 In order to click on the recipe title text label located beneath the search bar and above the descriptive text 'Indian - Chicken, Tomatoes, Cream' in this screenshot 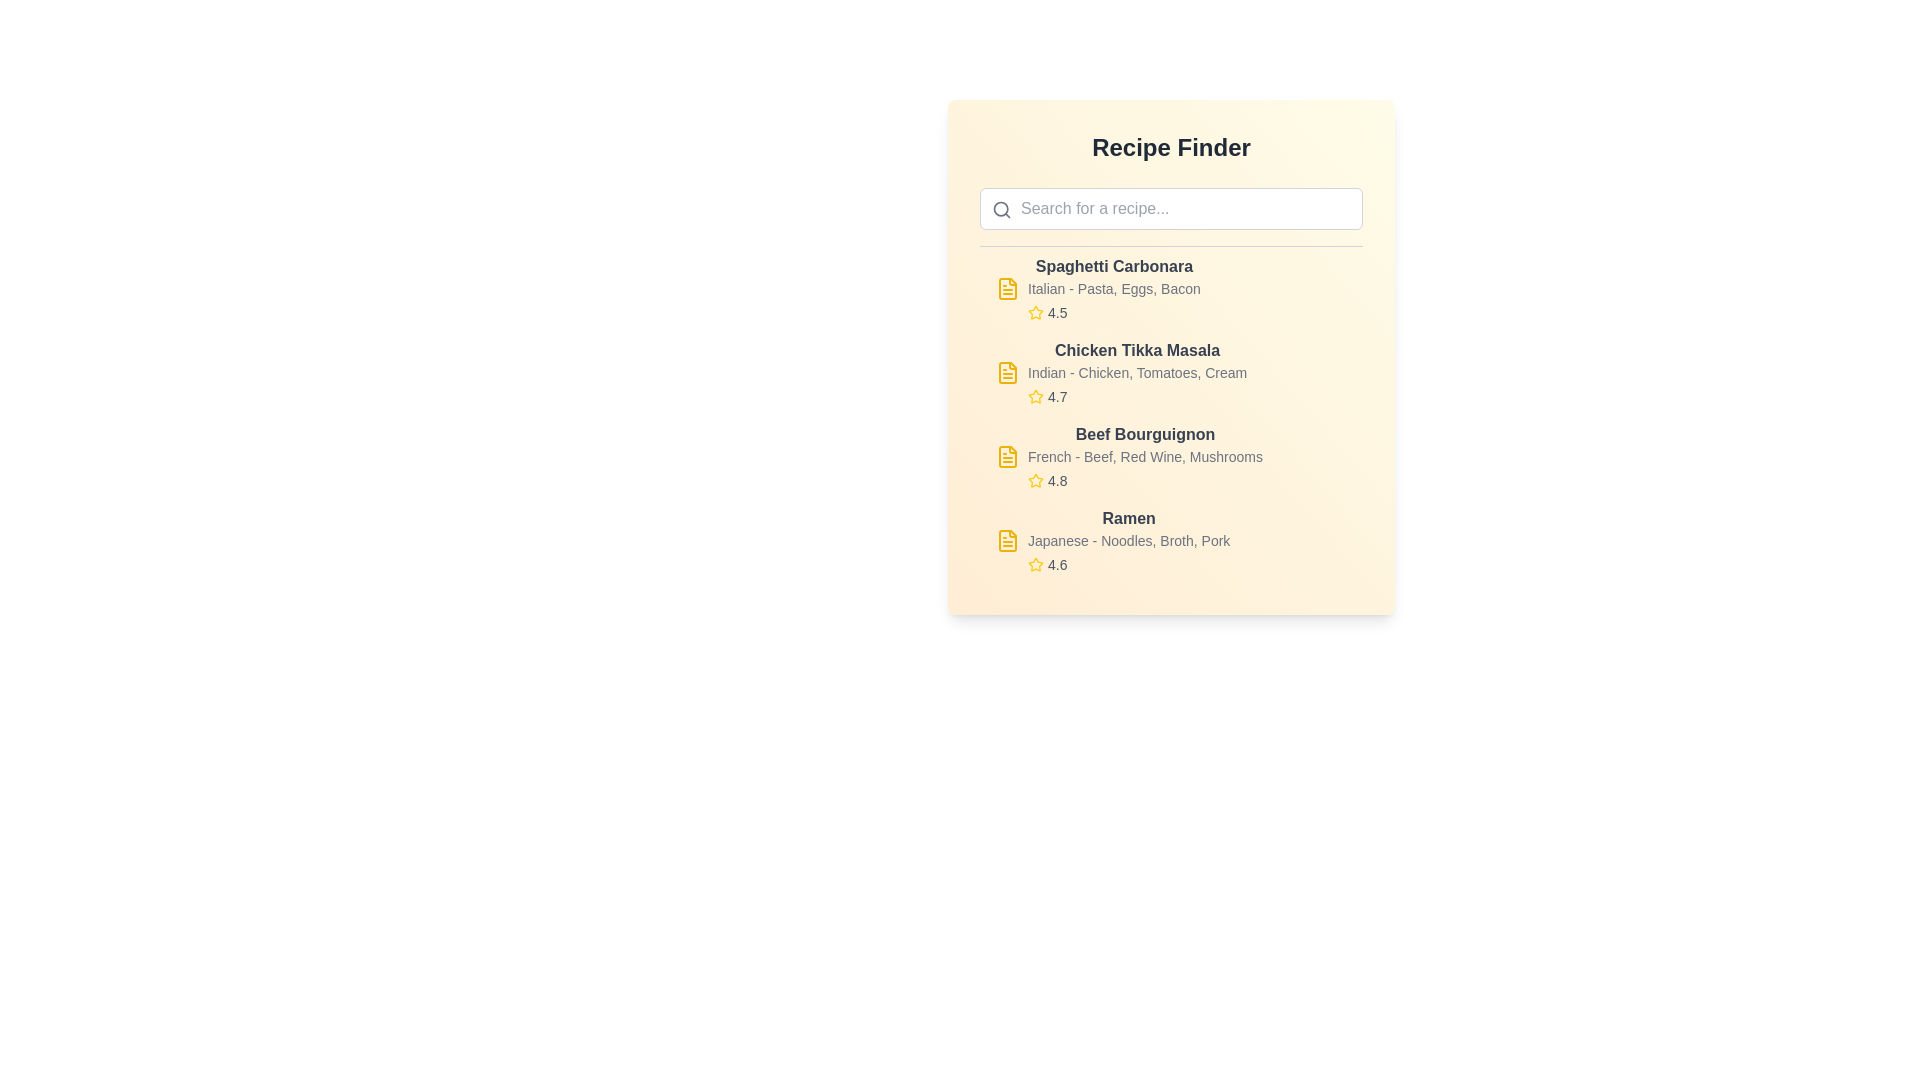, I will do `click(1137, 350)`.